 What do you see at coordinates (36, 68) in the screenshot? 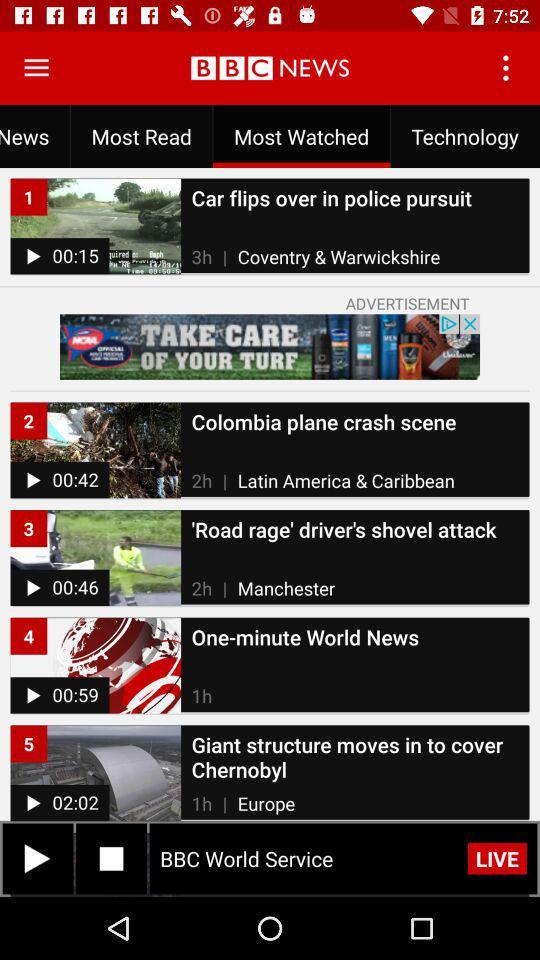
I see `open navigation menu` at bounding box center [36, 68].